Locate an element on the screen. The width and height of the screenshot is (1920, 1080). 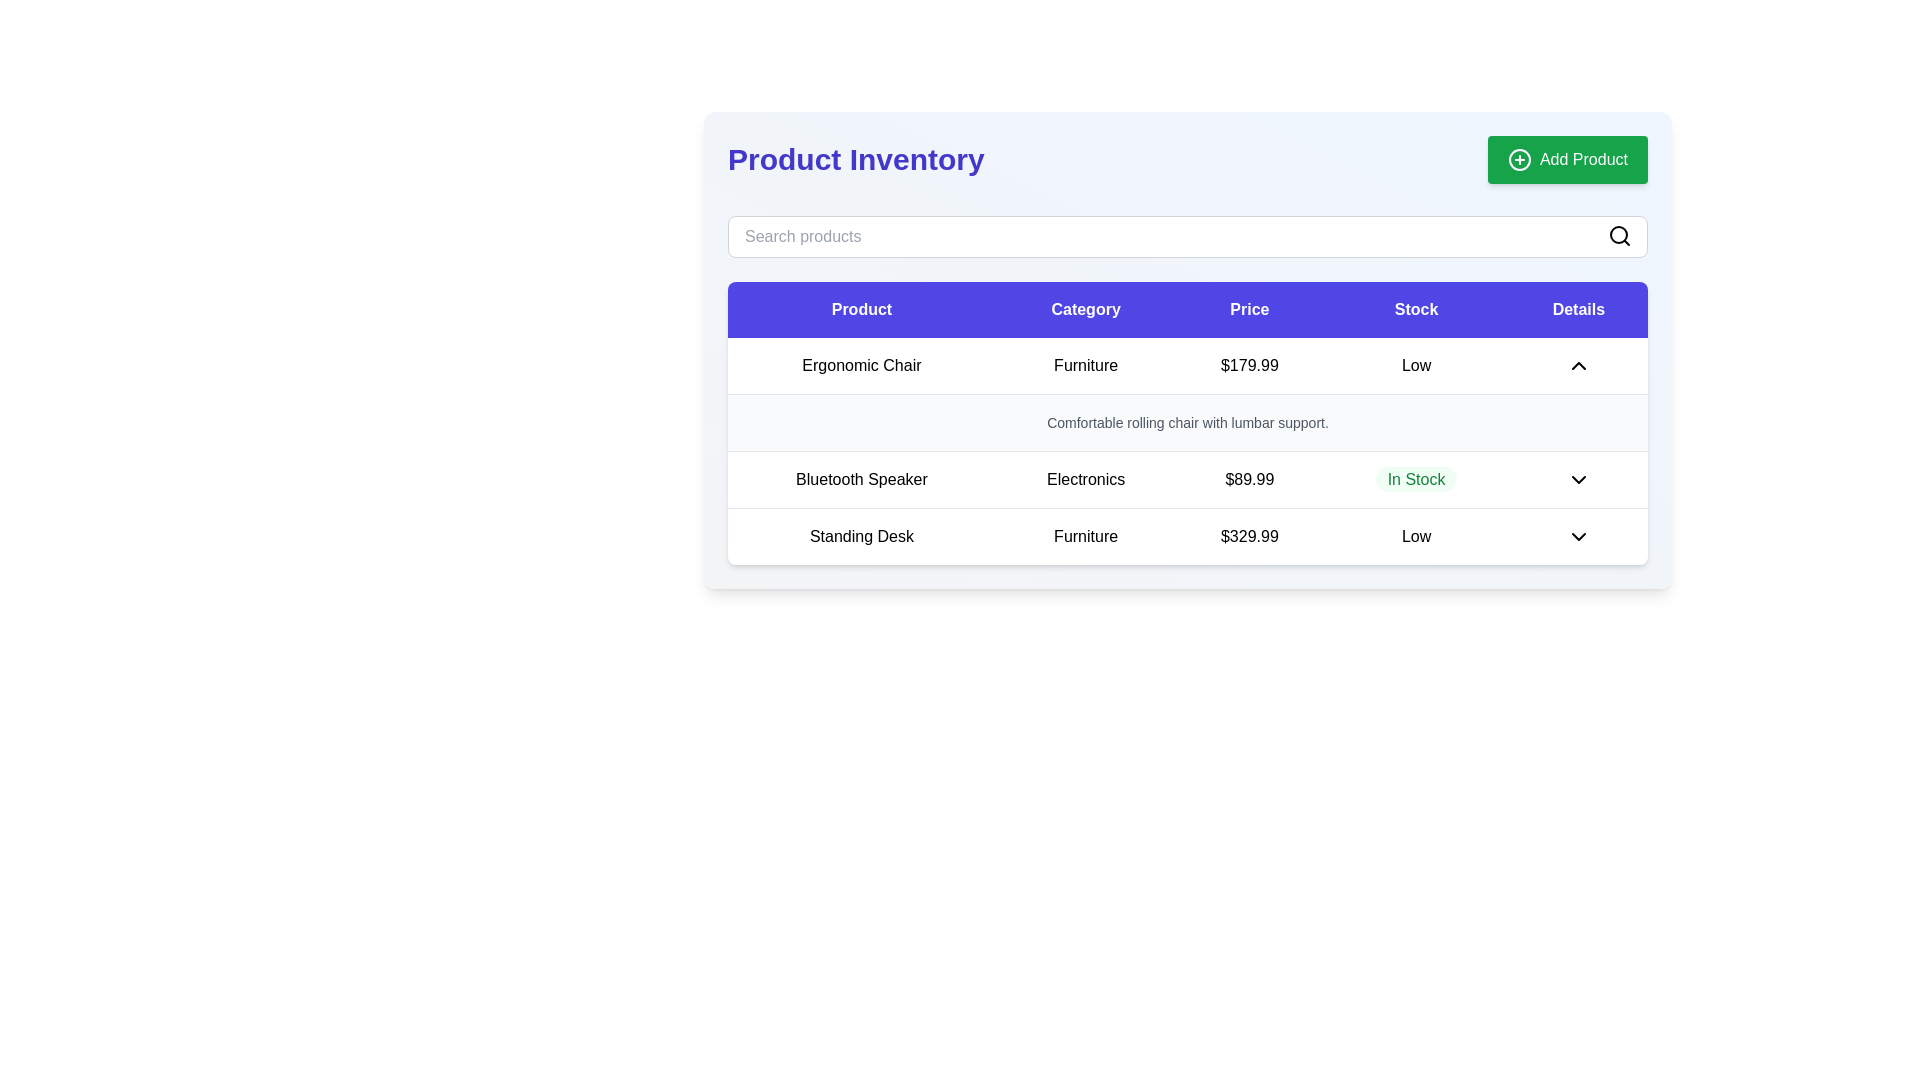
the text label representing the category assignment is located at coordinates (1085, 366).